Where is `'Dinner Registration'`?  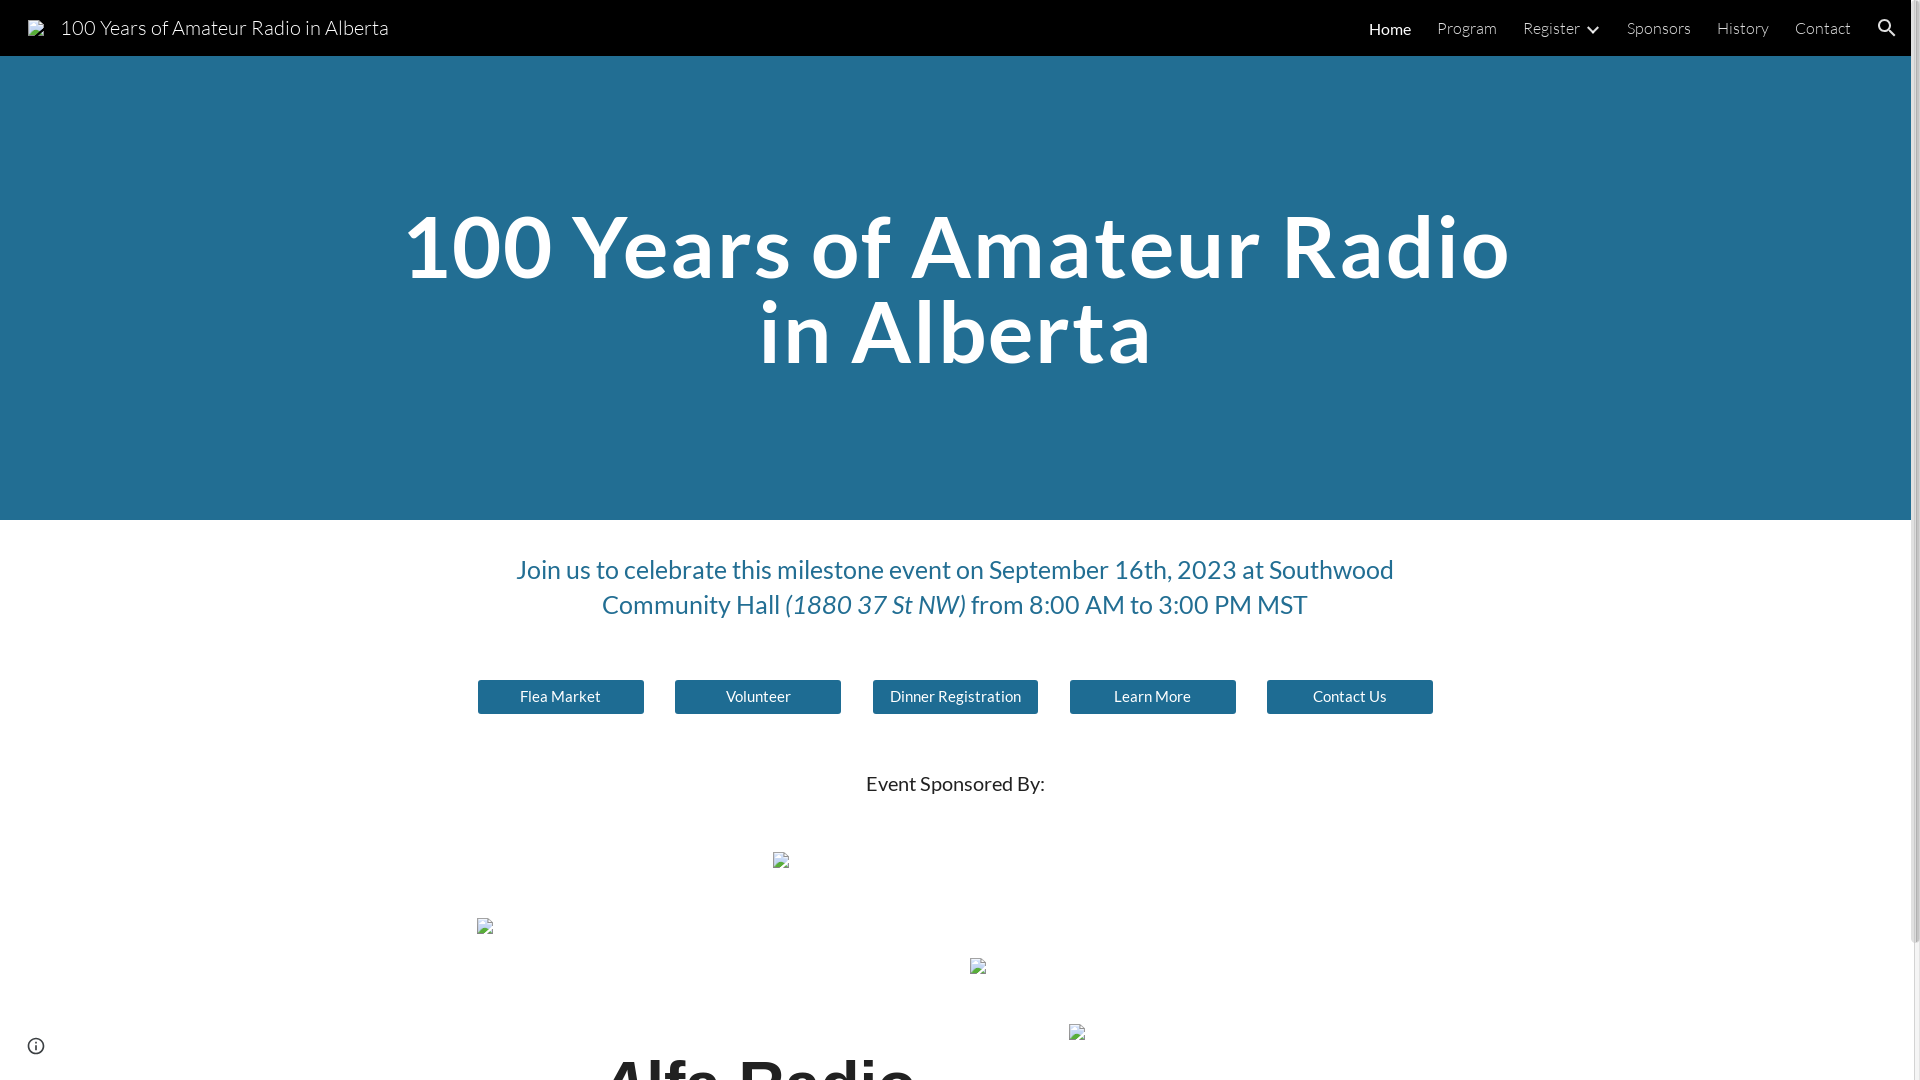
'Dinner Registration' is located at coordinates (954, 696).